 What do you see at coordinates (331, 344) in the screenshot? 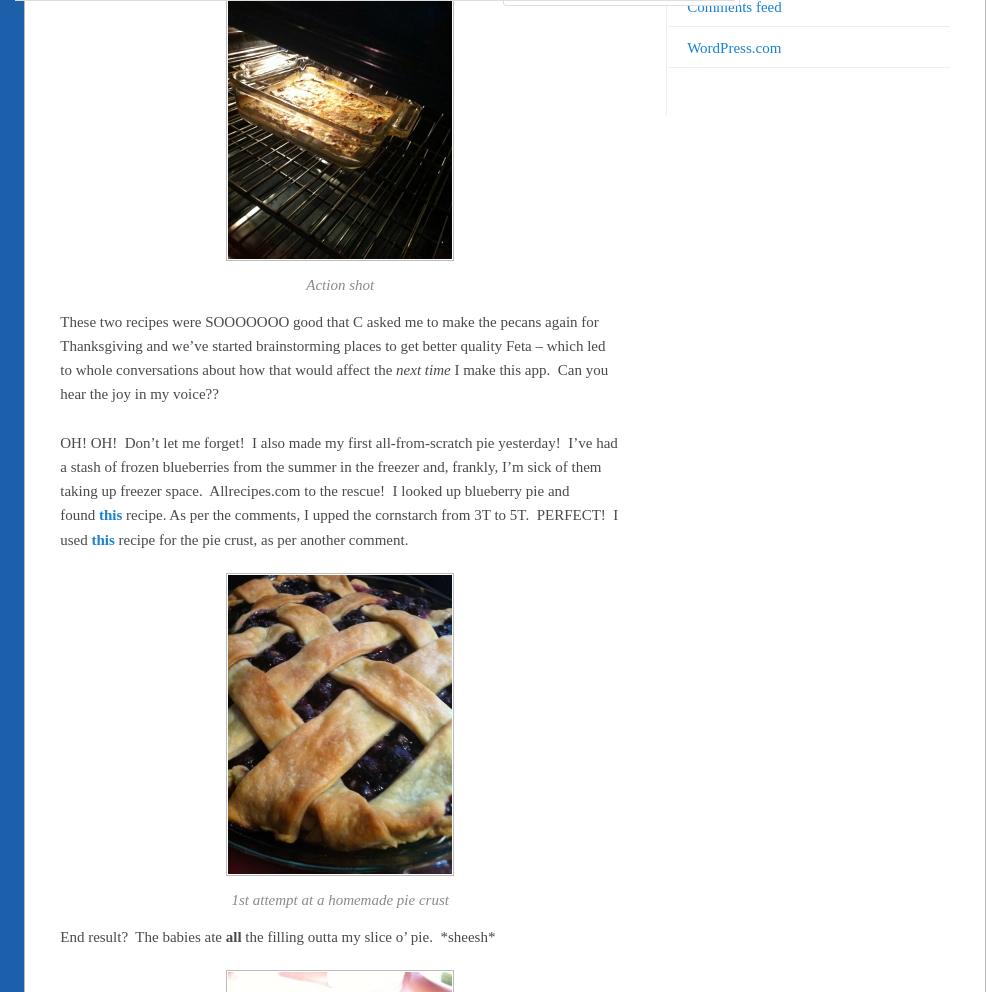
I see `'These two recipes were SOOOOOOO good that C asked me to make the pecans again for Thanksgiving and we’ve started brainstorming places to get better quality Feta – which led to whole conversations about how that would affect the'` at bounding box center [331, 344].